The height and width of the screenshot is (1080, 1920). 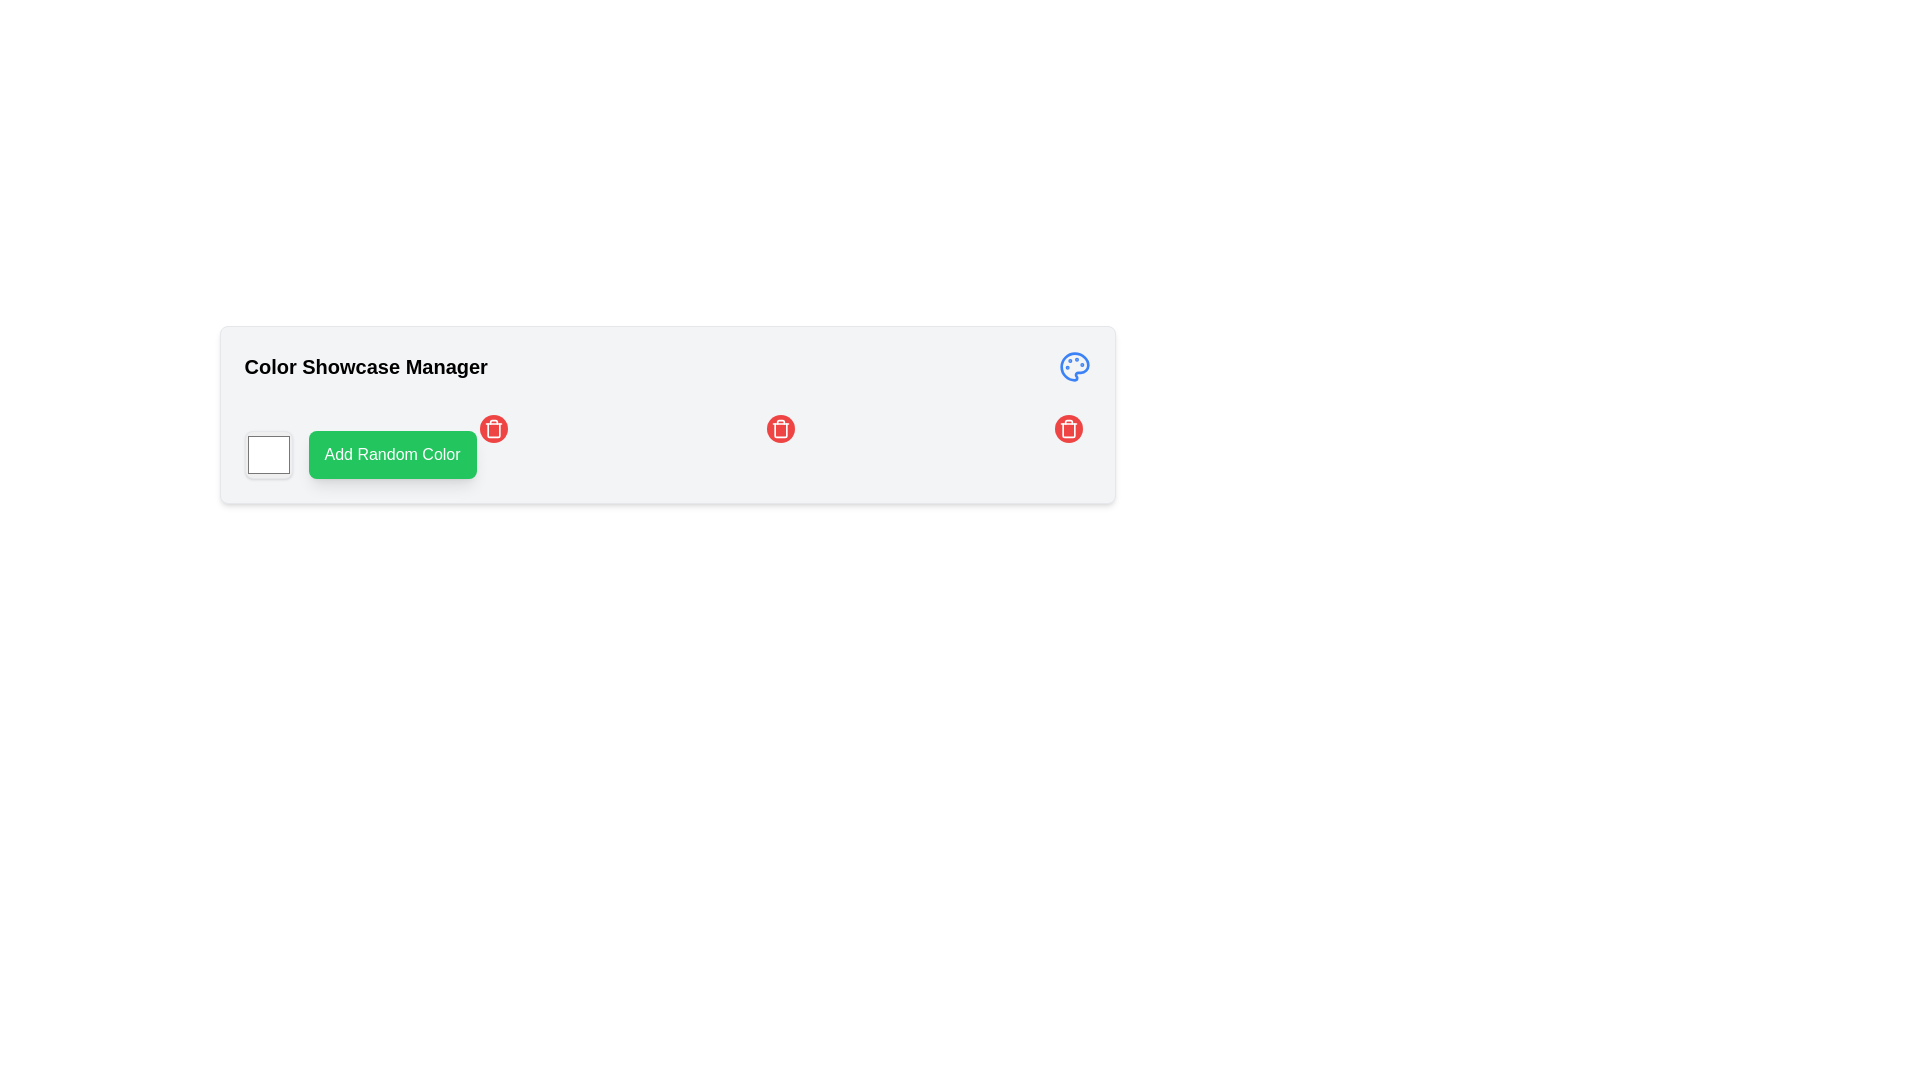 I want to click on the red circular button with a white trash can icon, so click(x=780, y=427).